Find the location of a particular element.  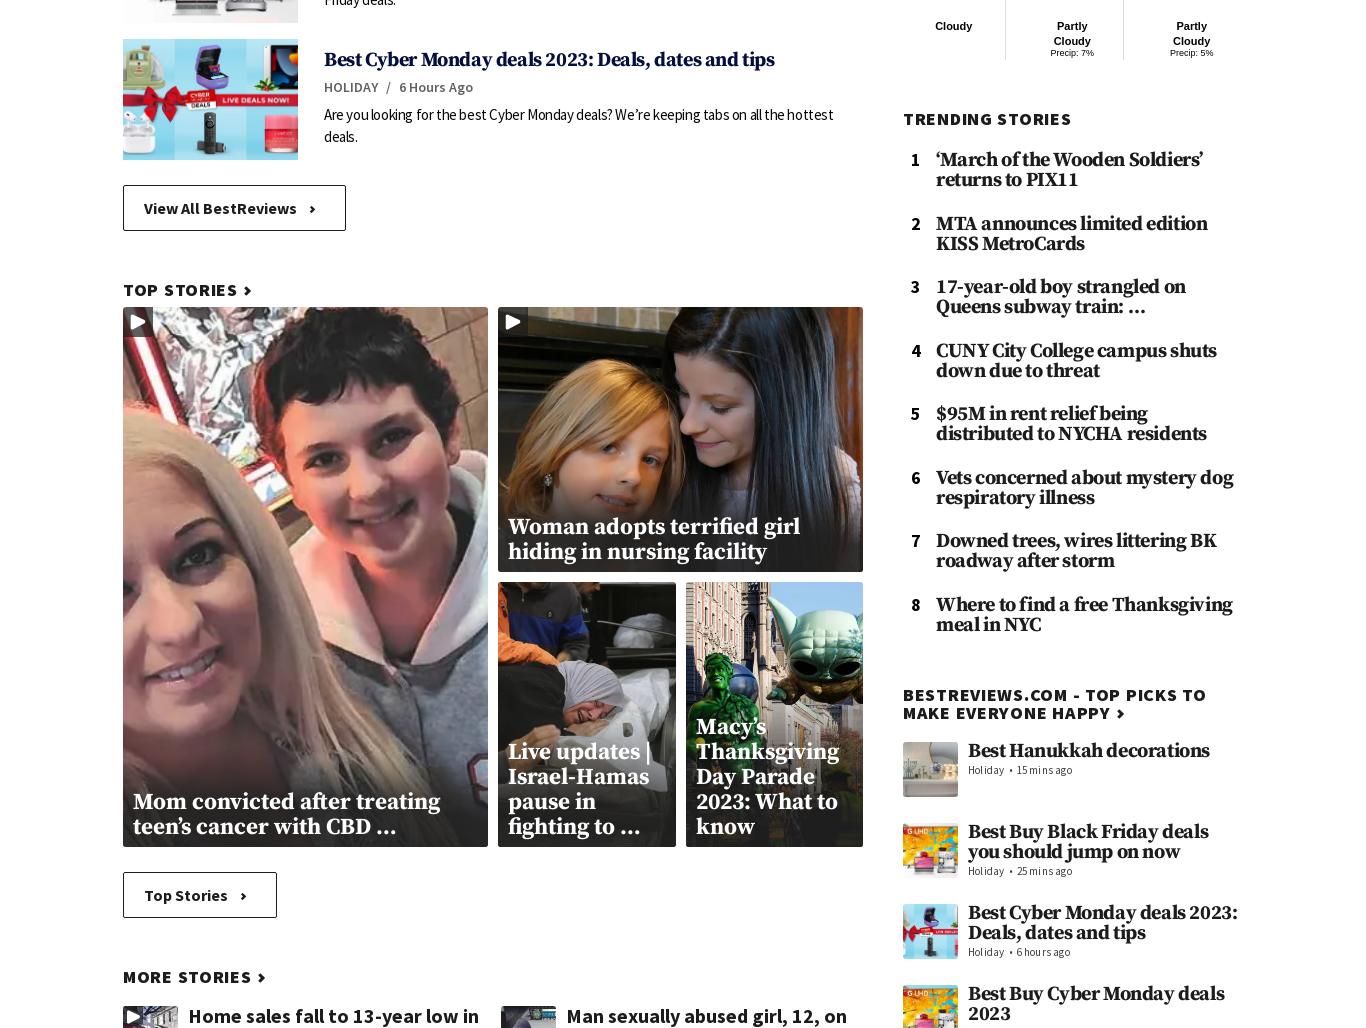

'Precip: 5%' is located at coordinates (1191, 53).